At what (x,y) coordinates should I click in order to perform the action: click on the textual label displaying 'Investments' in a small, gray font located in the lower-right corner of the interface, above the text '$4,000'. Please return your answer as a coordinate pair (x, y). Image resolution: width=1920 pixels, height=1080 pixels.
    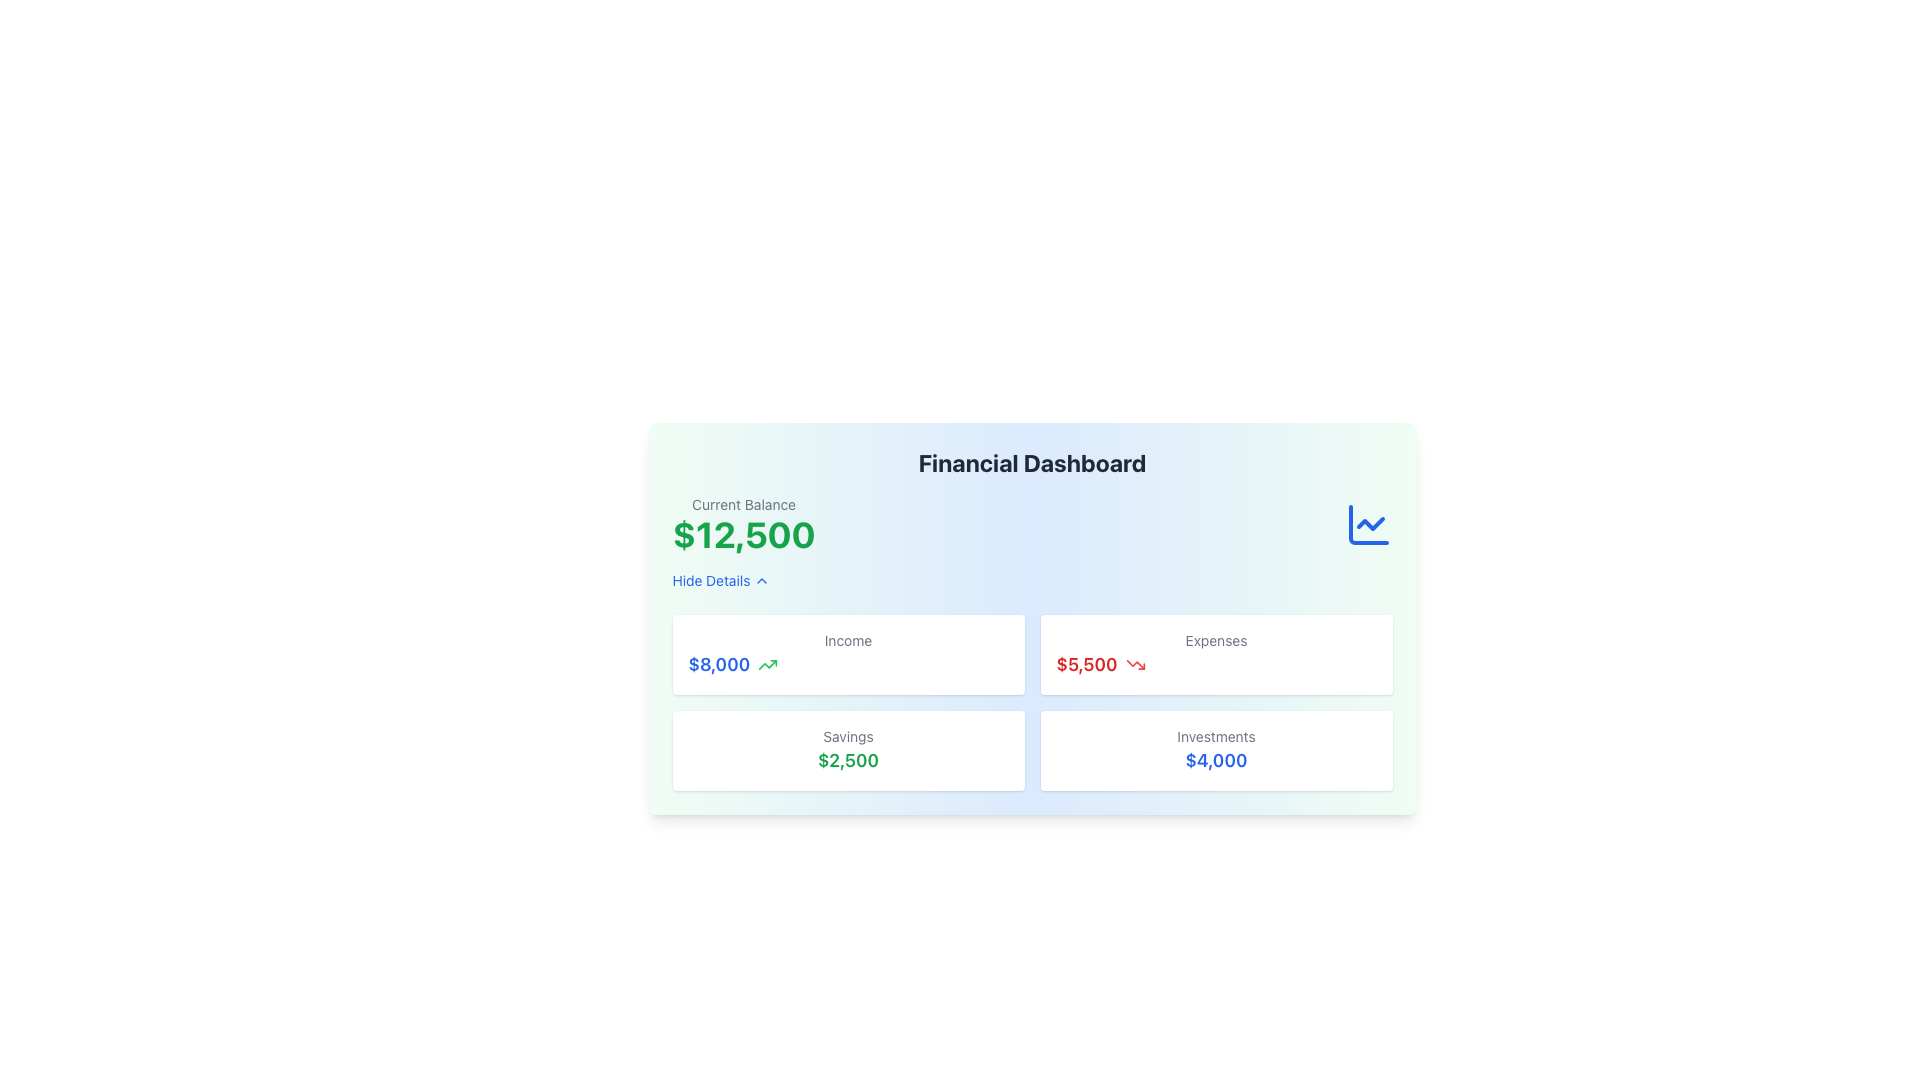
    Looking at the image, I should click on (1215, 736).